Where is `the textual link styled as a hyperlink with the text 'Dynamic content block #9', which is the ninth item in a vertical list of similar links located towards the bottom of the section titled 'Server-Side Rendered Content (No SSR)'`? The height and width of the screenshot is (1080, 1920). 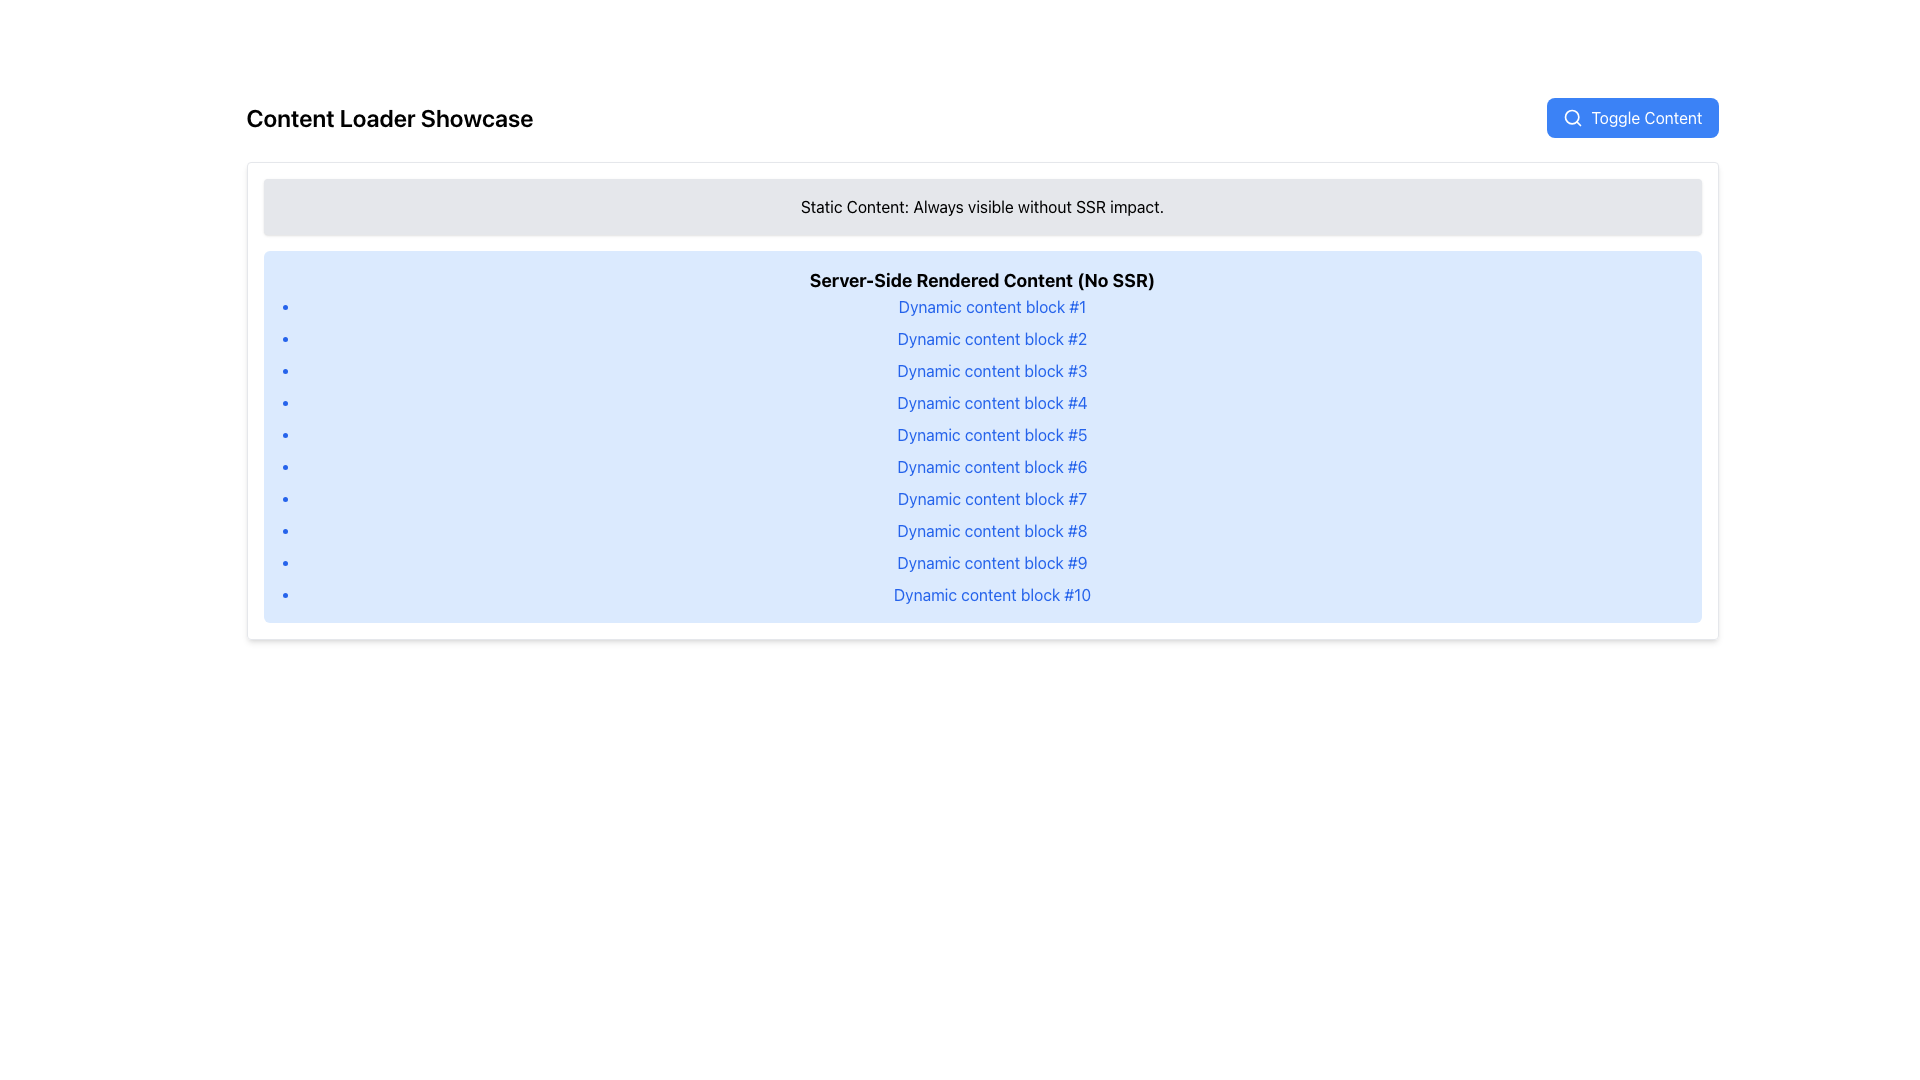
the textual link styled as a hyperlink with the text 'Dynamic content block #9', which is the ninth item in a vertical list of similar links located towards the bottom of the section titled 'Server-Side Rendered Content (No SSR)' is located at coordinates (992, 563).